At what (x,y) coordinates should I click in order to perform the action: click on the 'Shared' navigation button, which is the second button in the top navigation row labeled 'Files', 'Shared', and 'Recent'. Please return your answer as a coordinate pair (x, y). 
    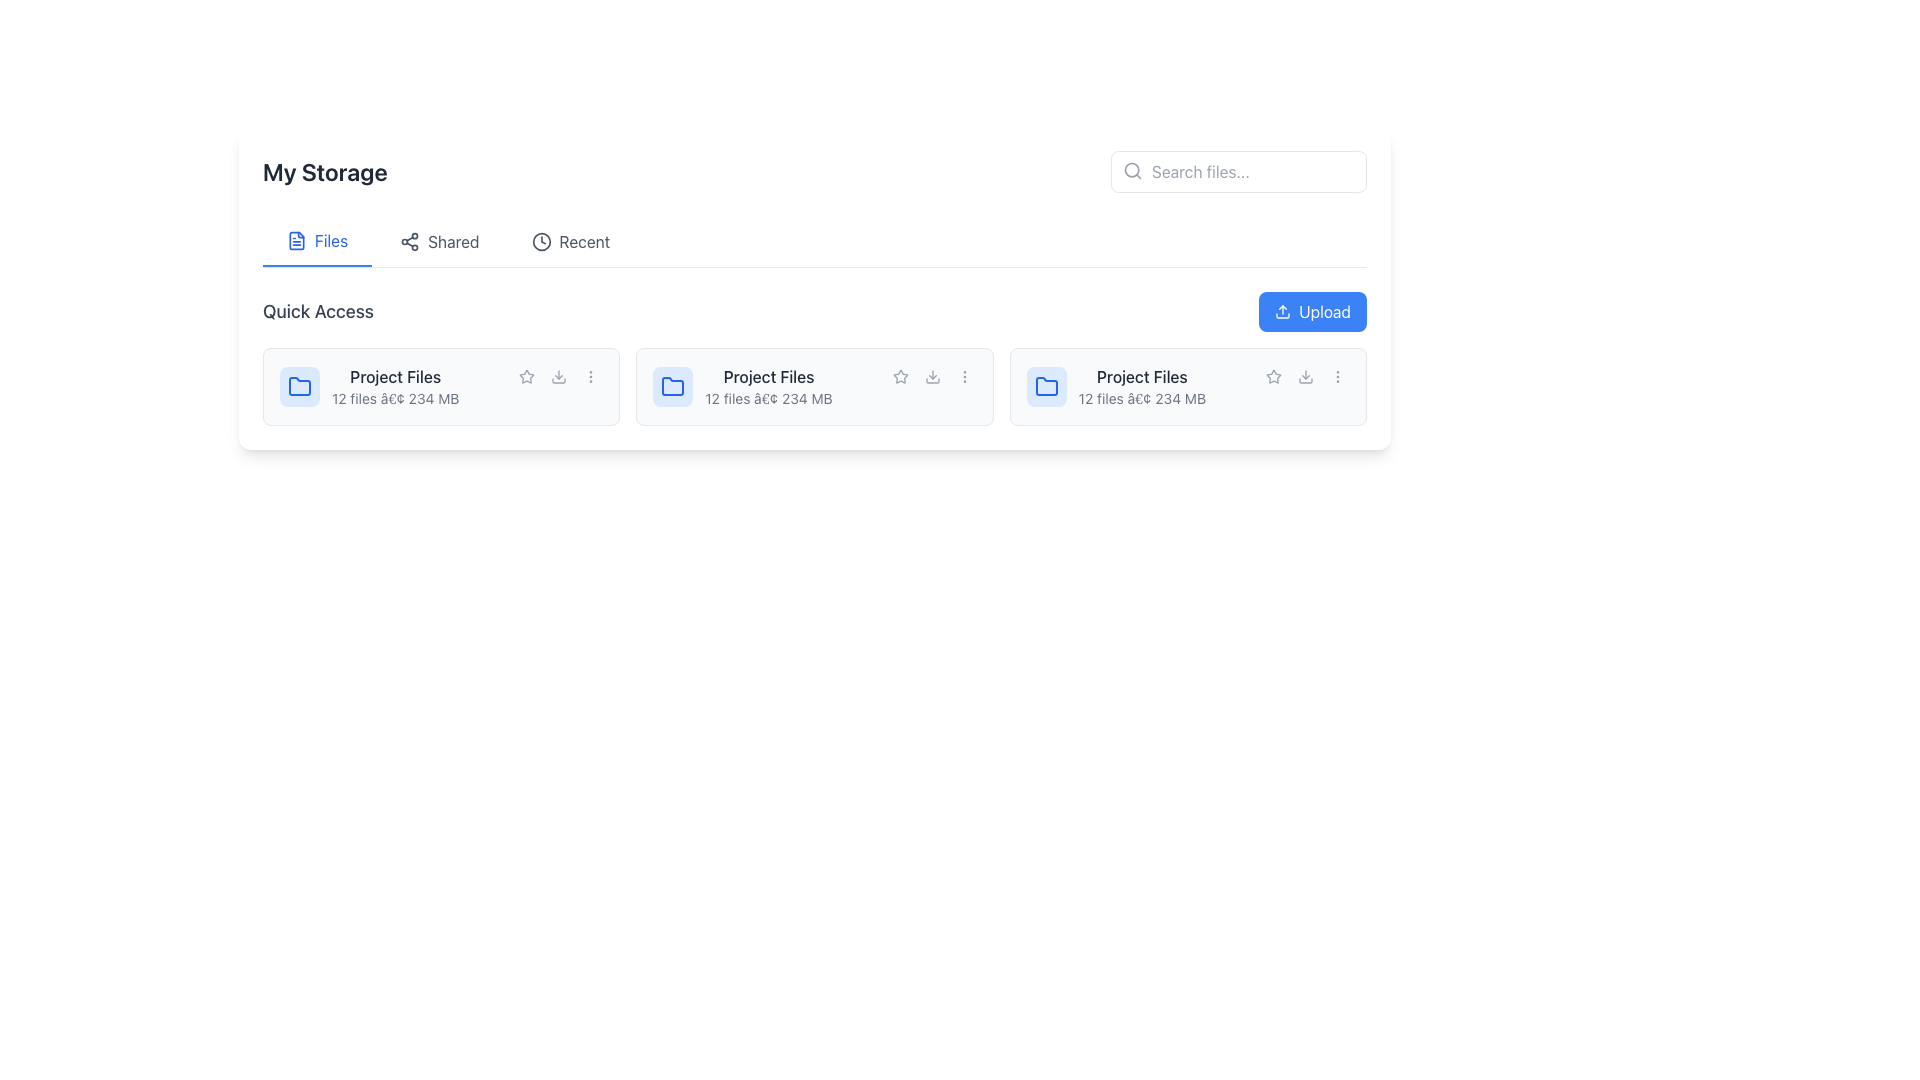
    Looking at the image, I should click on (438, 241).